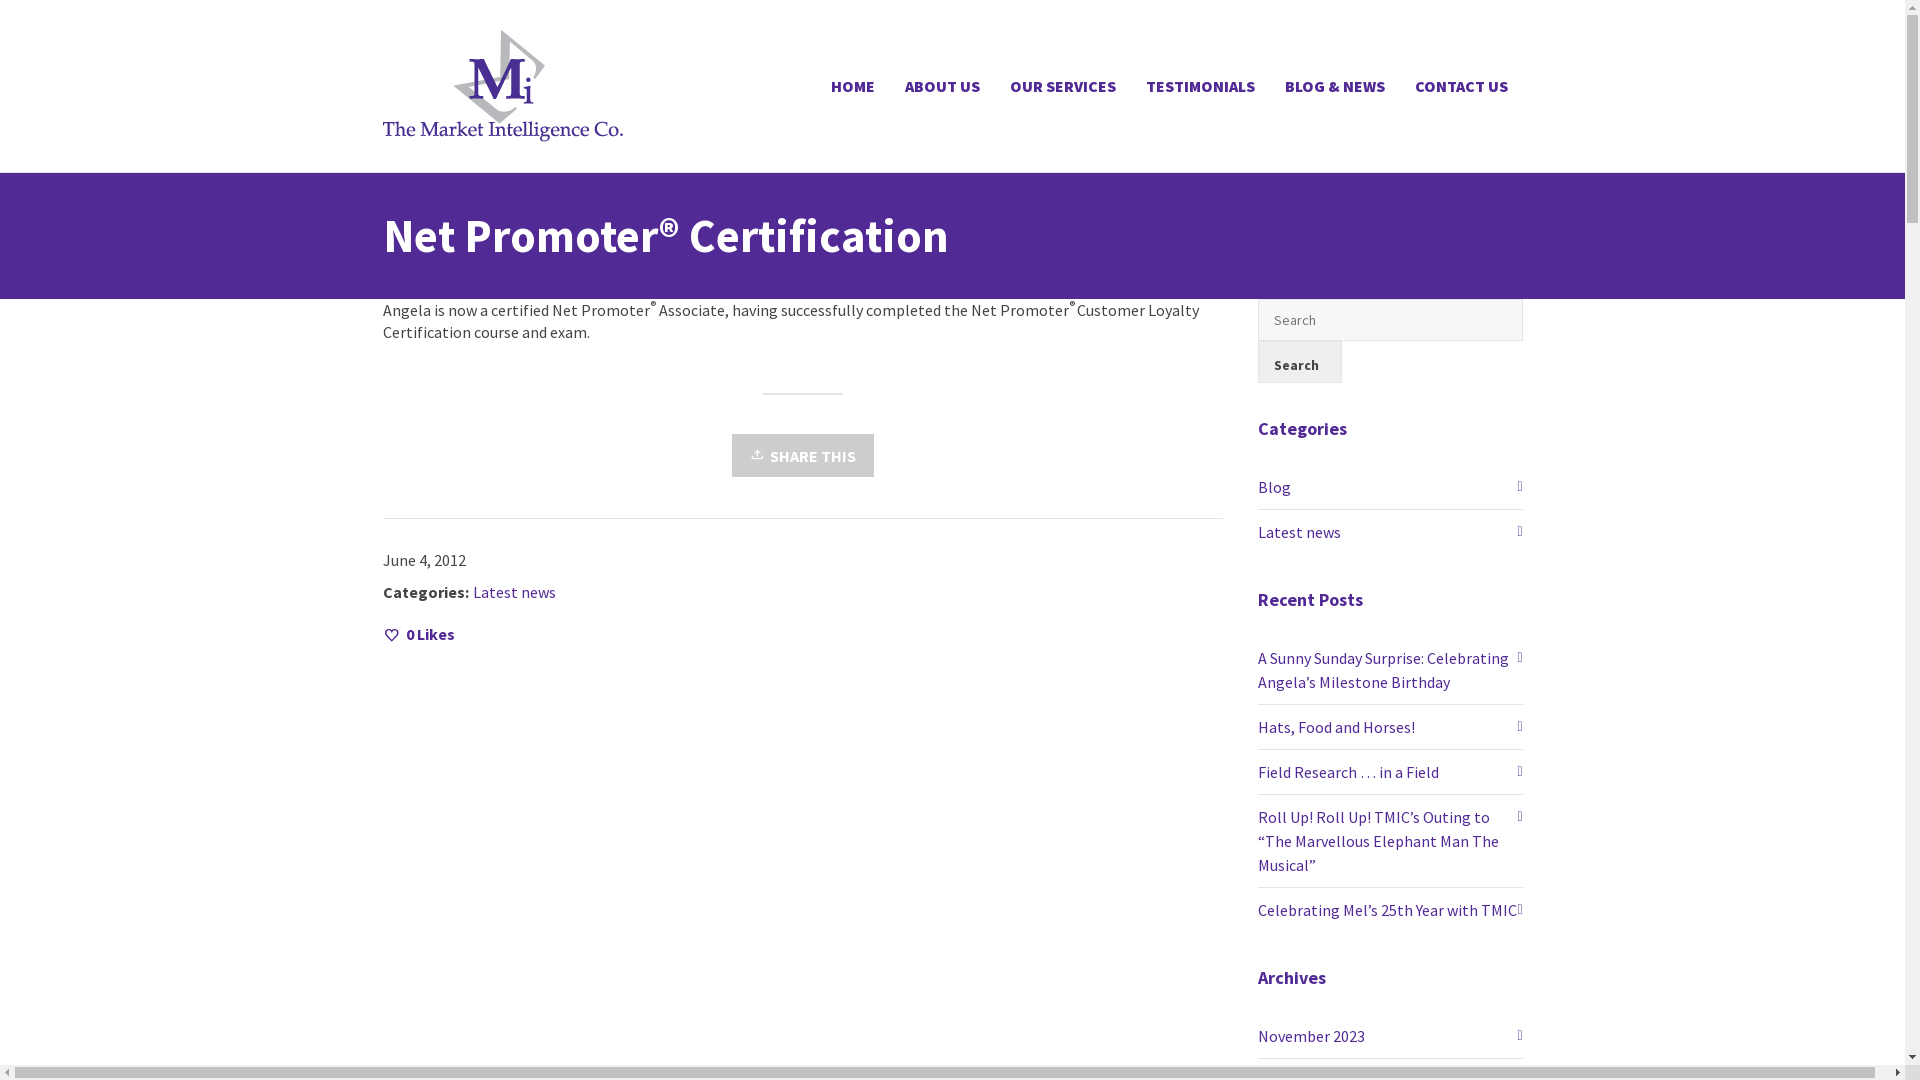 The width and height of the screenshot is (1920, 1080). What do you see at coordinates (1269, 84) in the screenshot?
I see `'BLOG & NEWS'` at bounding box center [1269, 84].